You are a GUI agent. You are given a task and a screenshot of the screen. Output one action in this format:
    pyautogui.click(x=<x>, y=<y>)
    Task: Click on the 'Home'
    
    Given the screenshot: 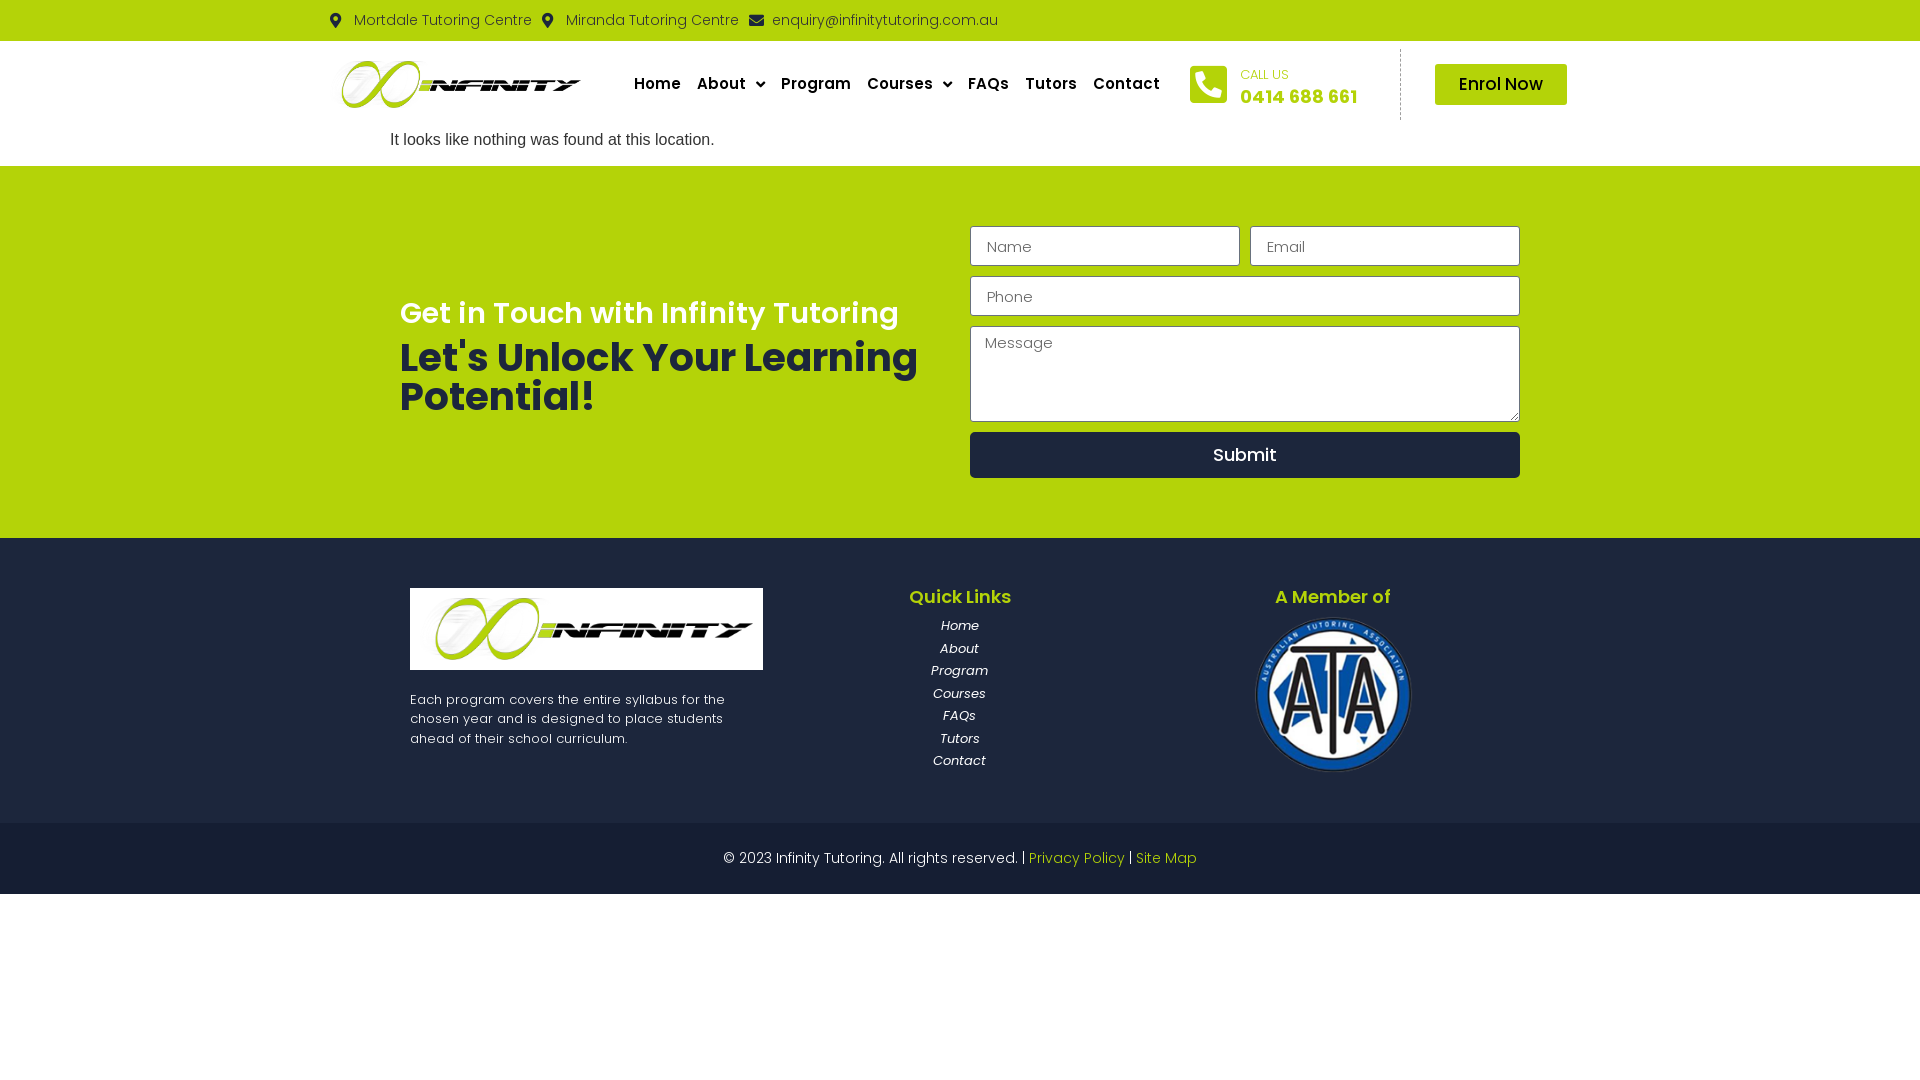 What is the action you would take?
    pyautogui.click(x=657, y=83)
    